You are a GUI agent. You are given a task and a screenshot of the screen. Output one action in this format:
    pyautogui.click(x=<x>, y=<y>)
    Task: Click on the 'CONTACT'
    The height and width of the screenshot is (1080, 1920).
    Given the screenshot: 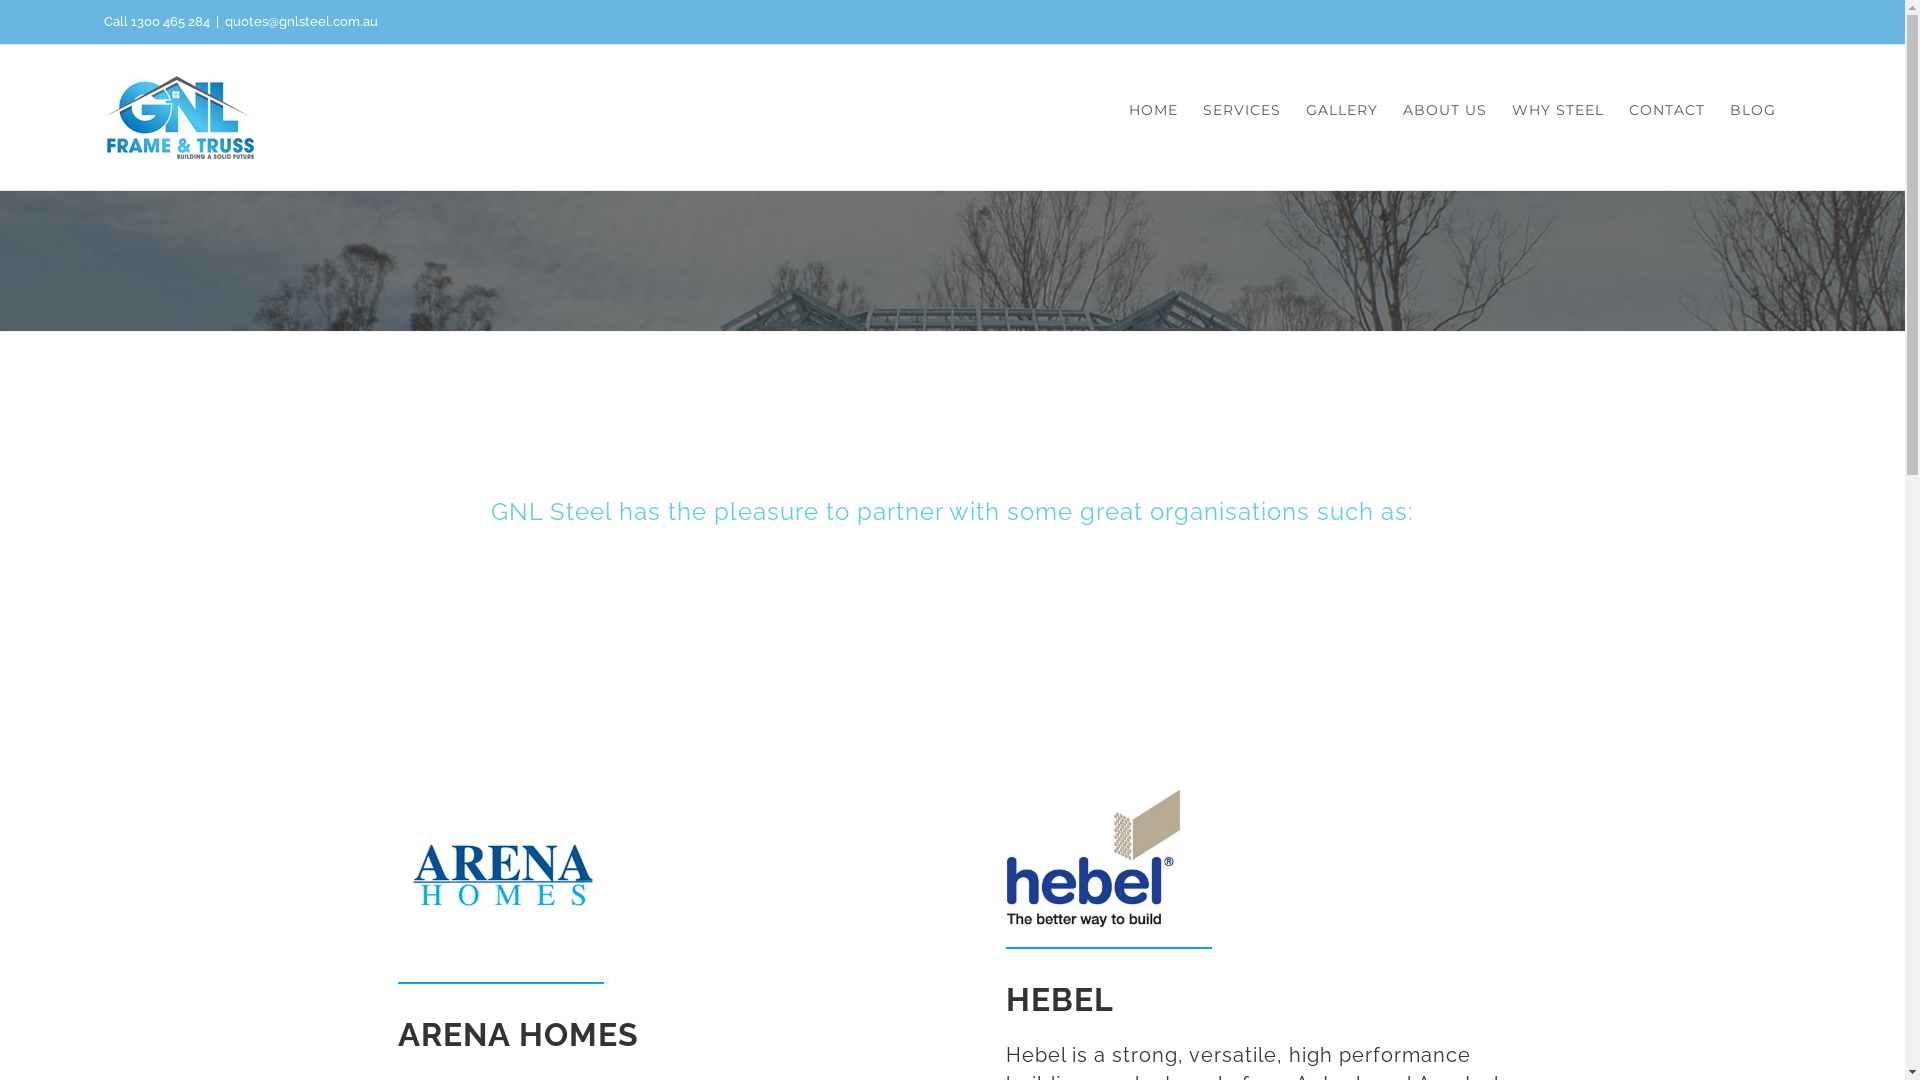 What is the action you would take?
    pyautogui.click(x=1666, y=110)
    